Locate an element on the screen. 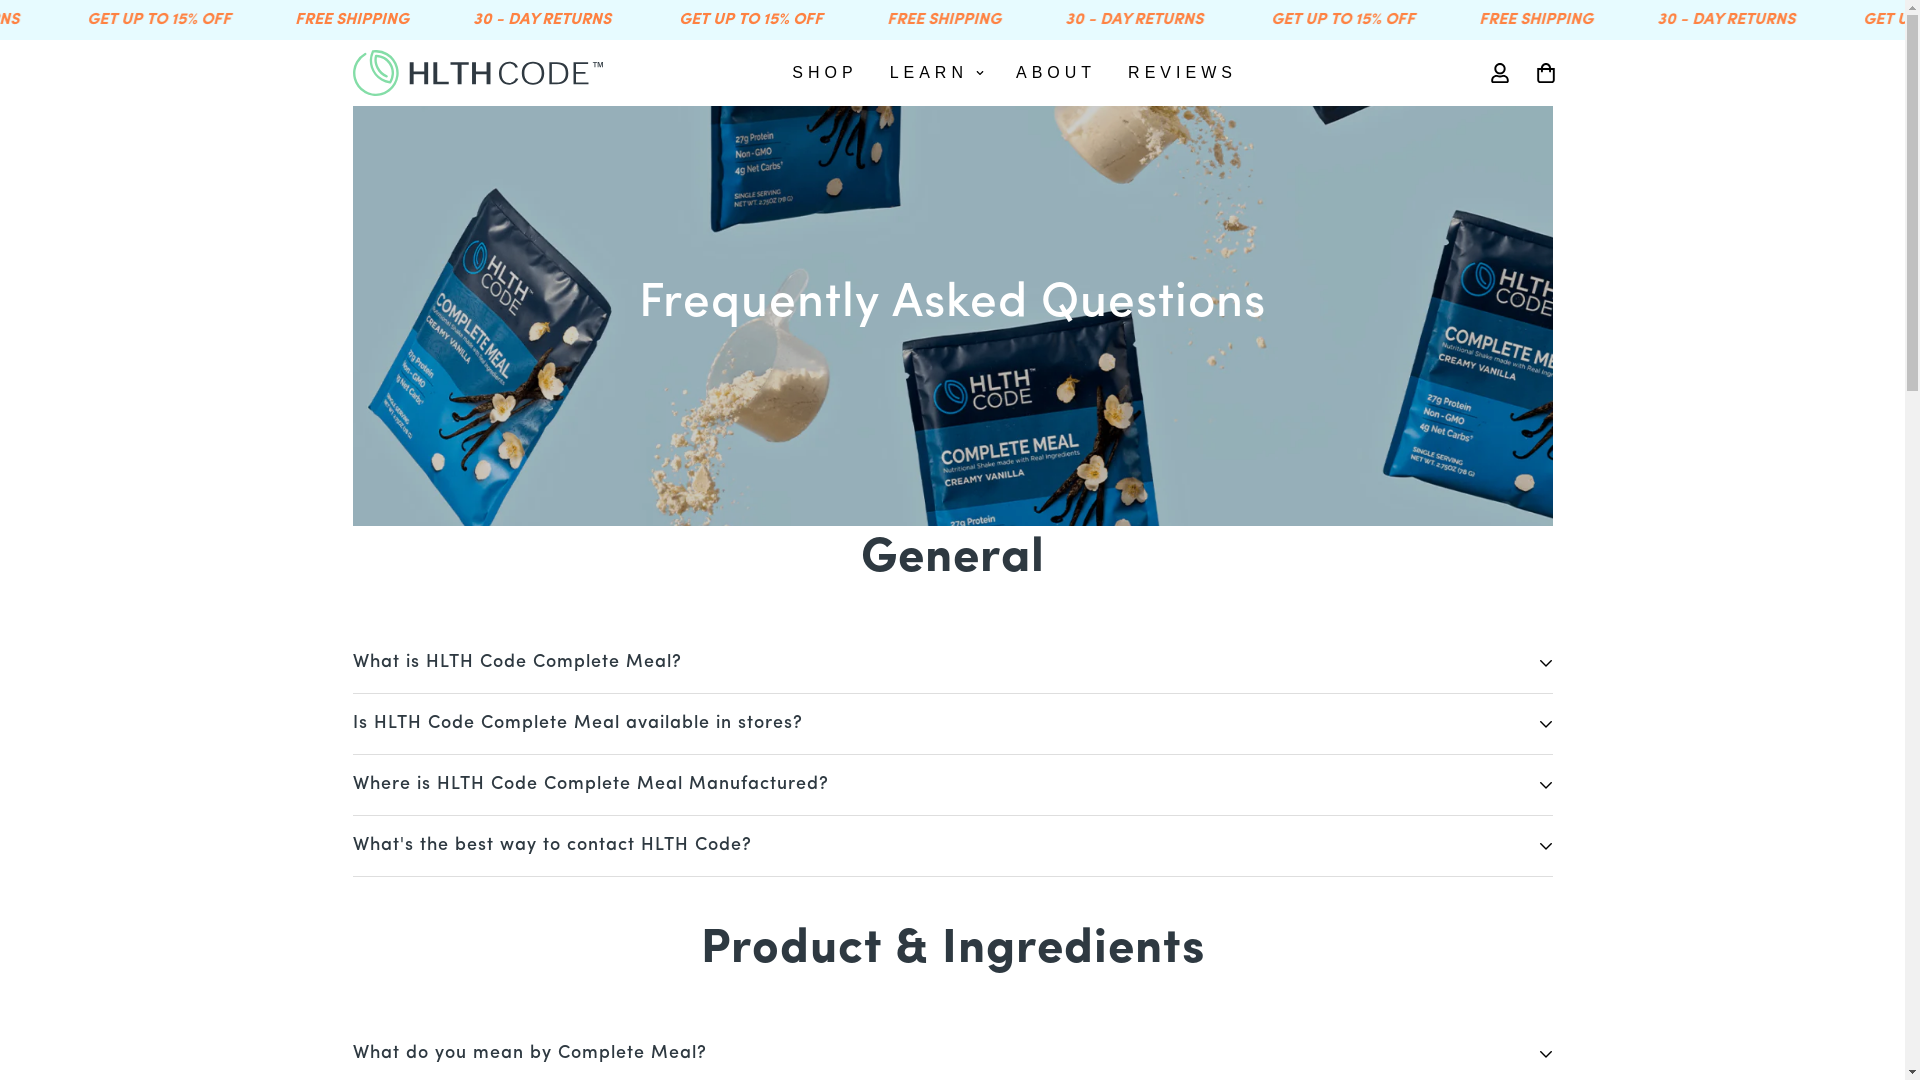 Image resolution: width=1920 pixels, height=1080 pixels. 'ABOUT' is located at coordinates (1055, 71).